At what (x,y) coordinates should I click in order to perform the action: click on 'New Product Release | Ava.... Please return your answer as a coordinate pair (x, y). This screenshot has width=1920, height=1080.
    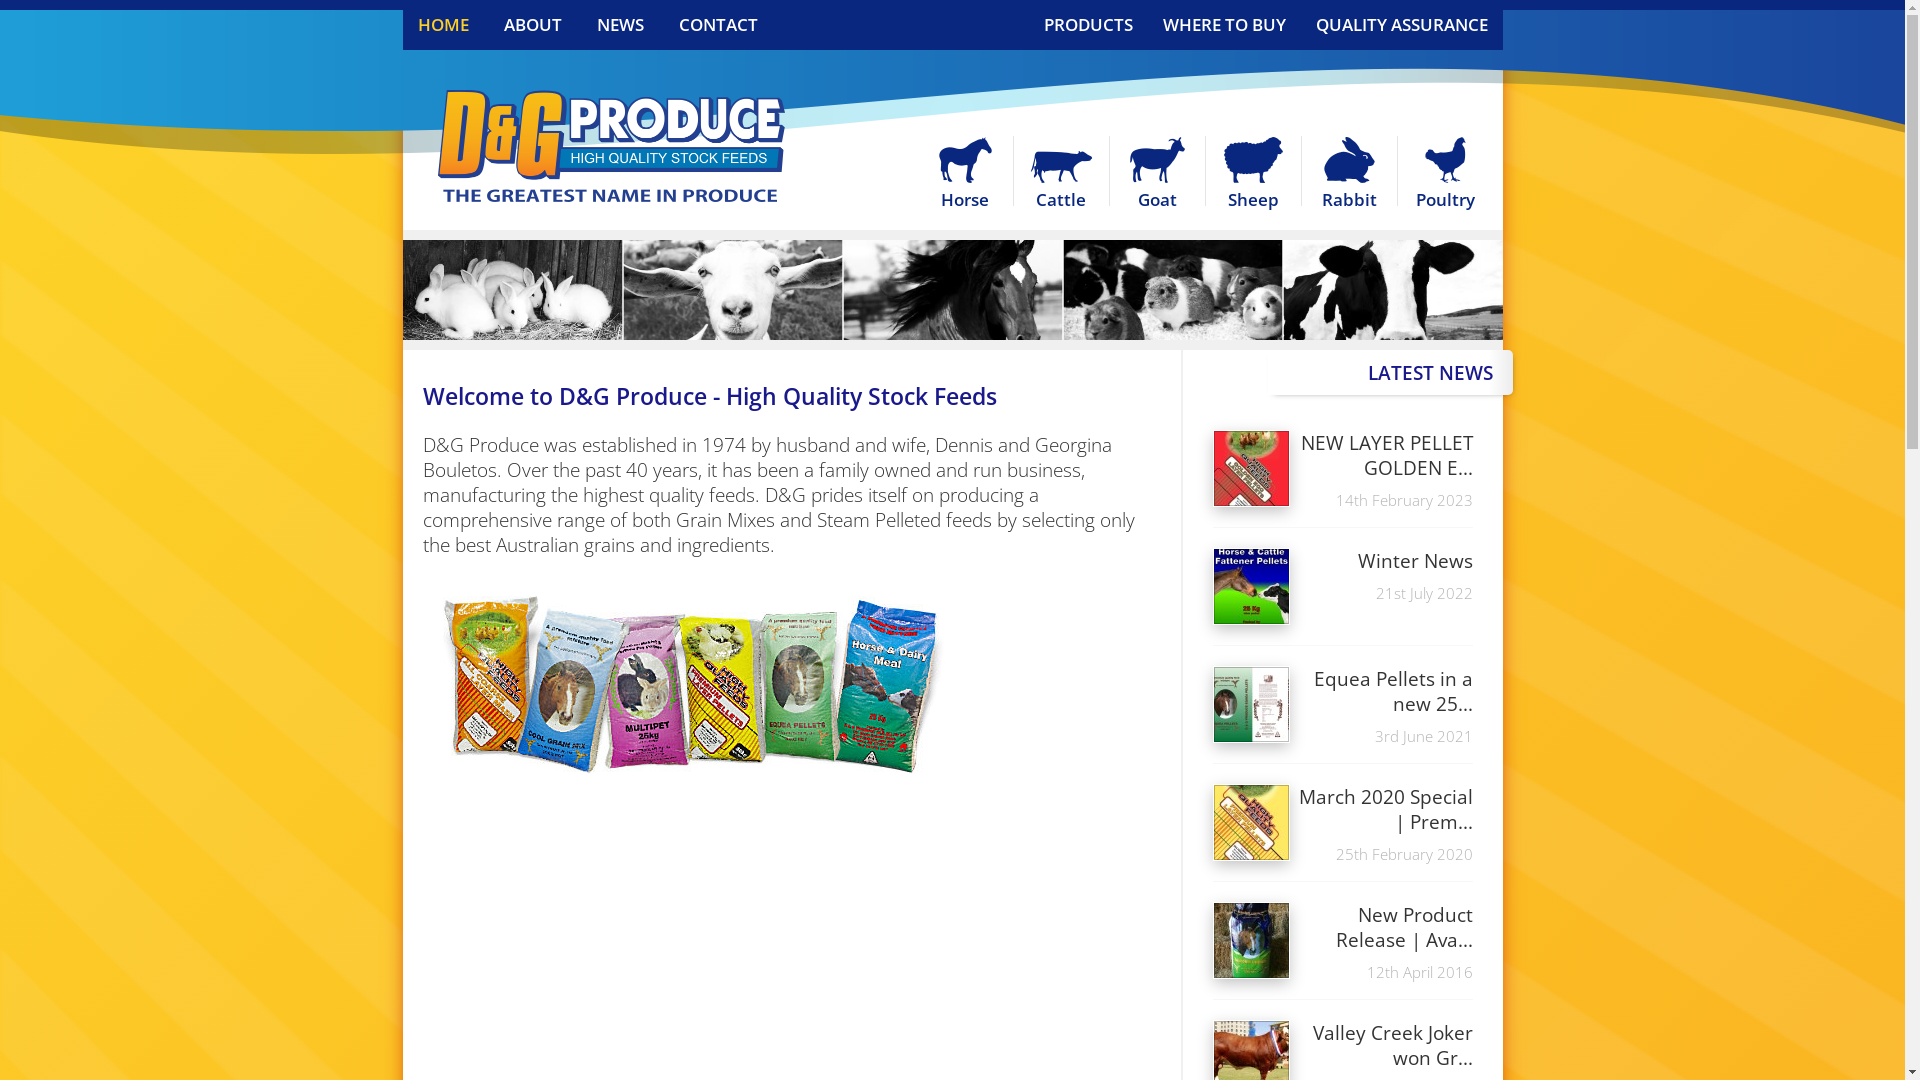
    Looking at the image, I should click on (1342, 941).